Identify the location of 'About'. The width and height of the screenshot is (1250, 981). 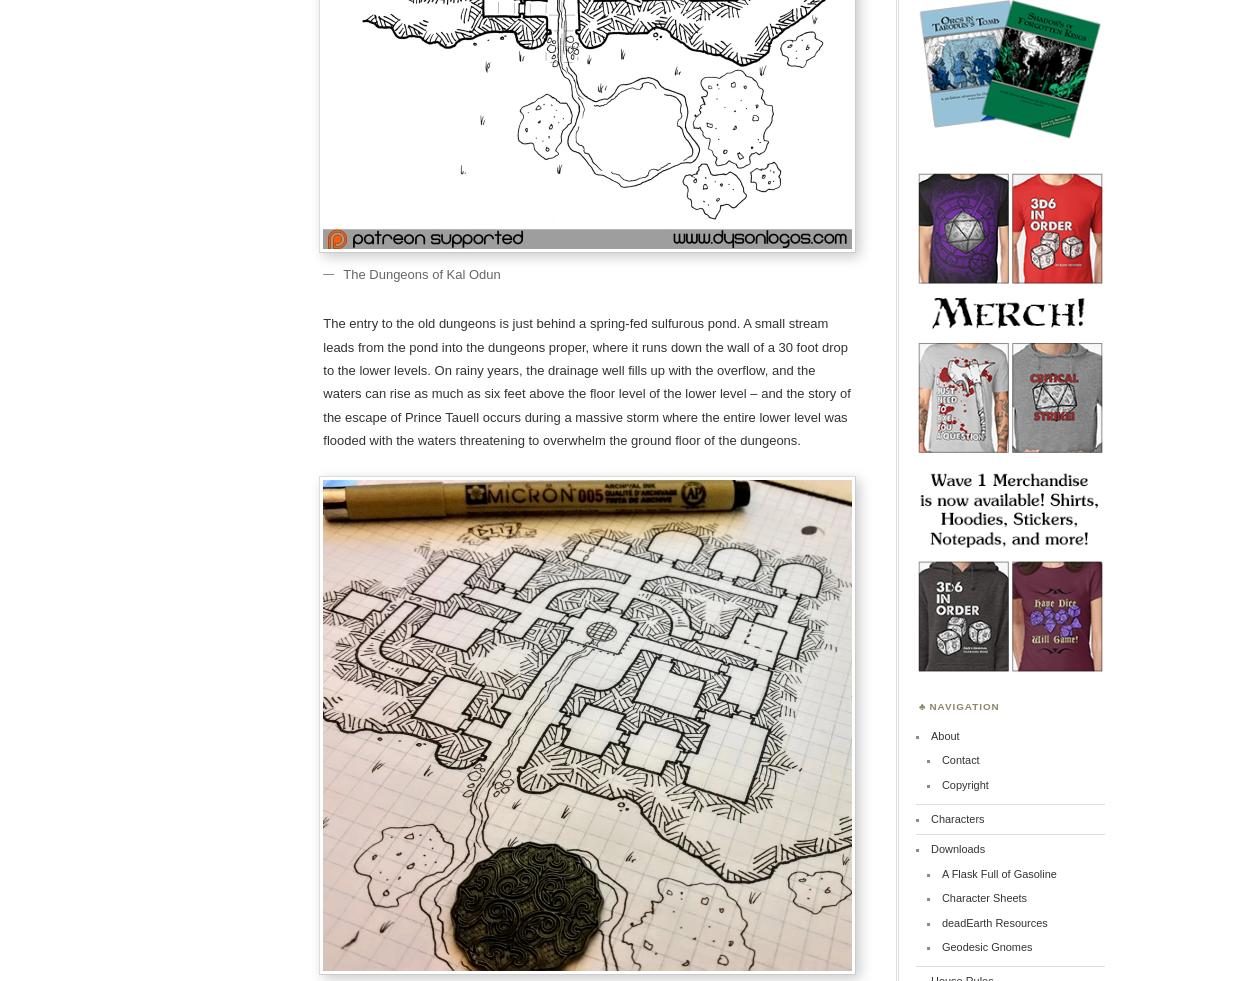
(944, 734).